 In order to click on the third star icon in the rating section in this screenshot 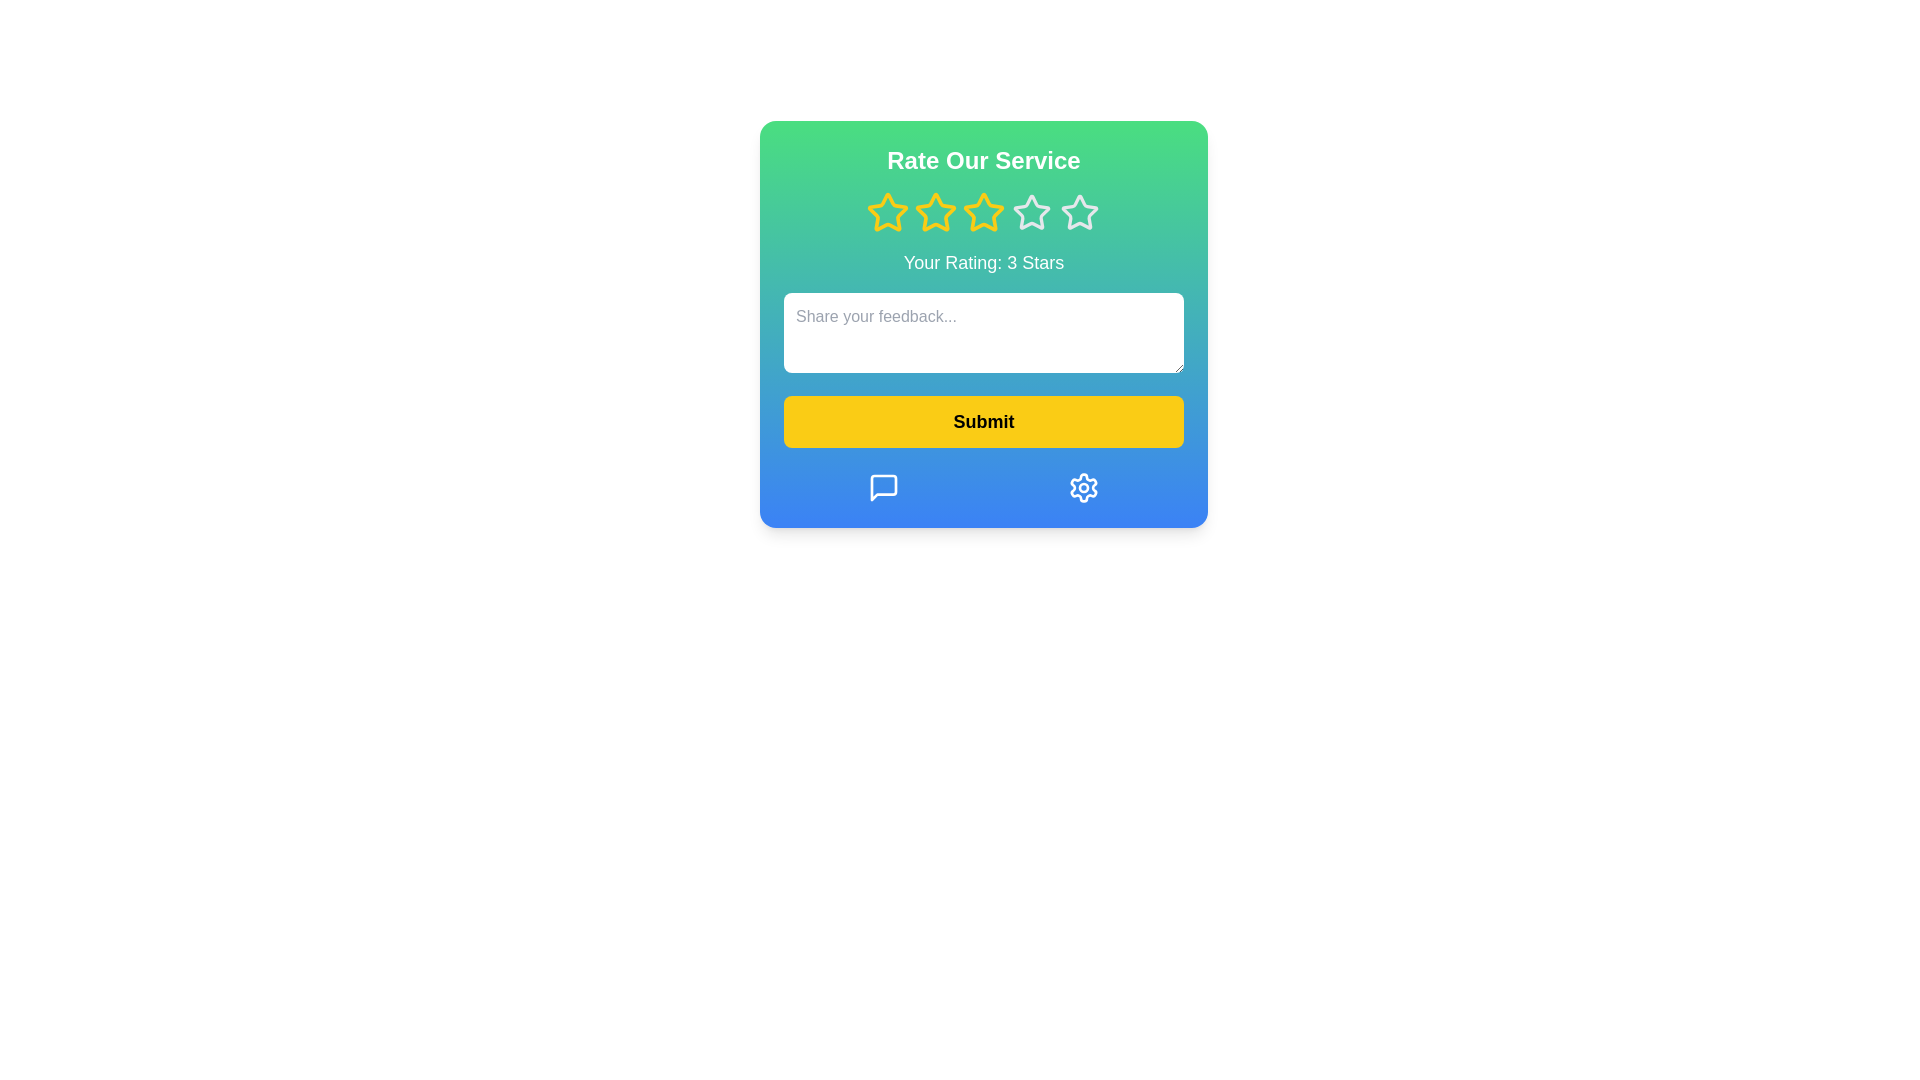, I will do `click(983, 212)`.